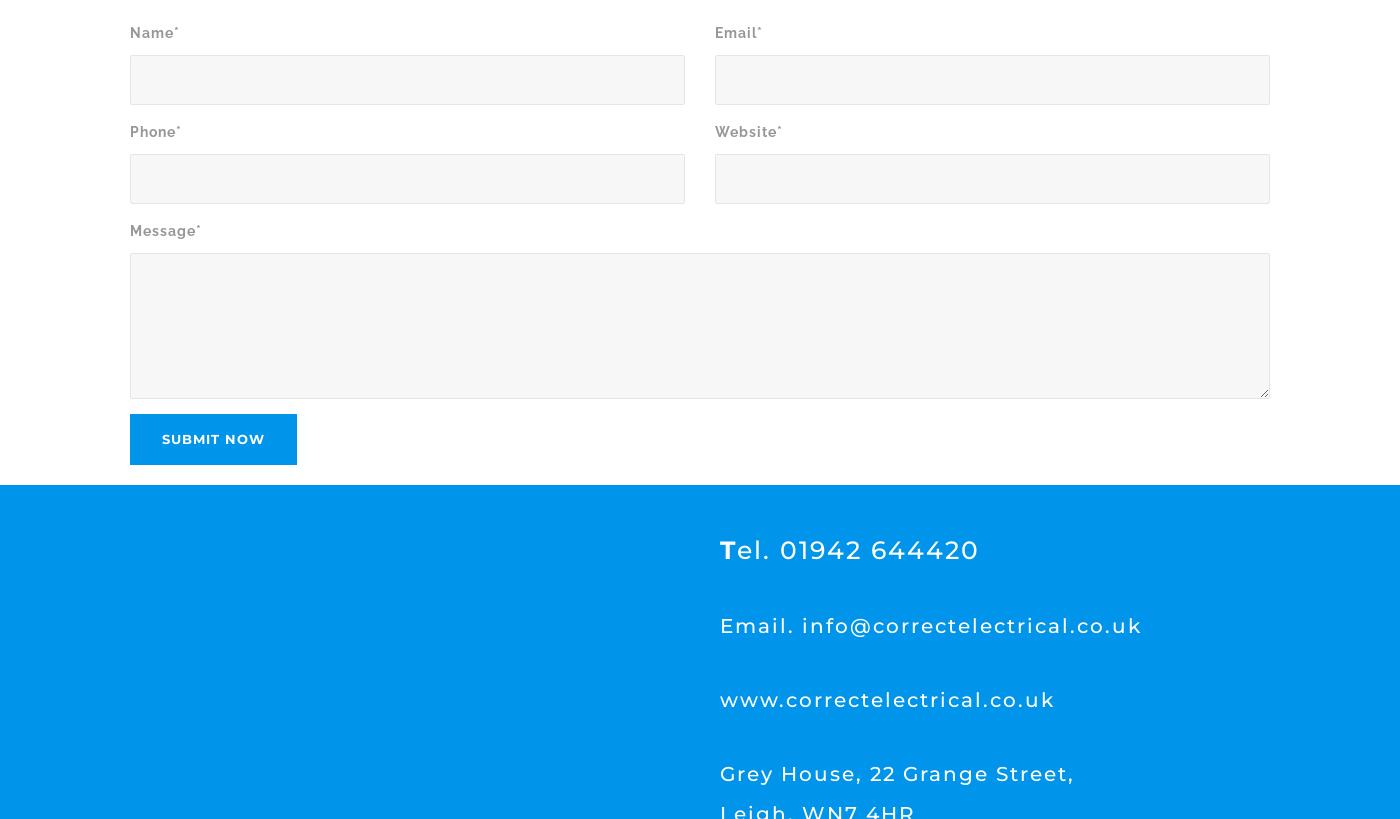  What do you see at coordinates (719, 772) in the screenshot?
I see `'Grey House, 22 Grange Street,'` at bounding box center [719, 772].